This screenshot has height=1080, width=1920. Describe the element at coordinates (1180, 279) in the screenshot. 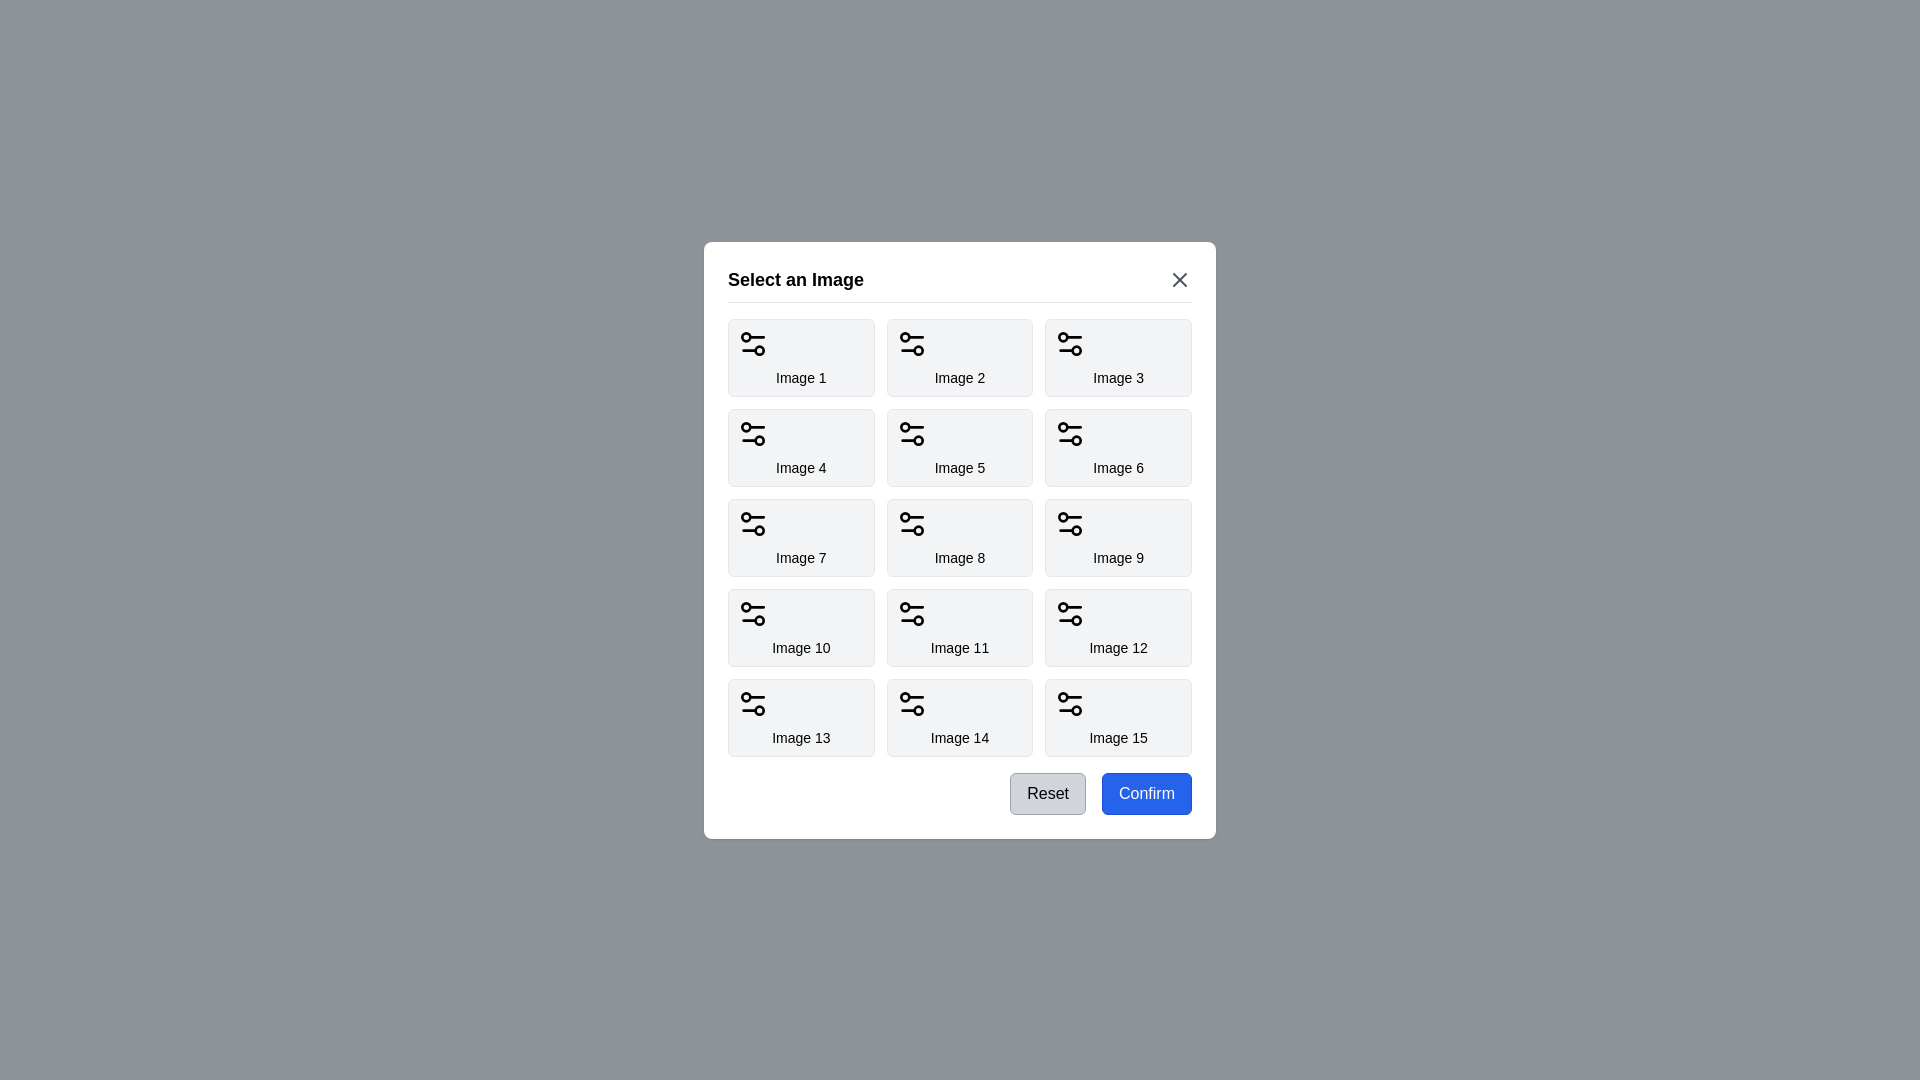

I see `close button in the top-right corner of the dialog to close it` at that location.